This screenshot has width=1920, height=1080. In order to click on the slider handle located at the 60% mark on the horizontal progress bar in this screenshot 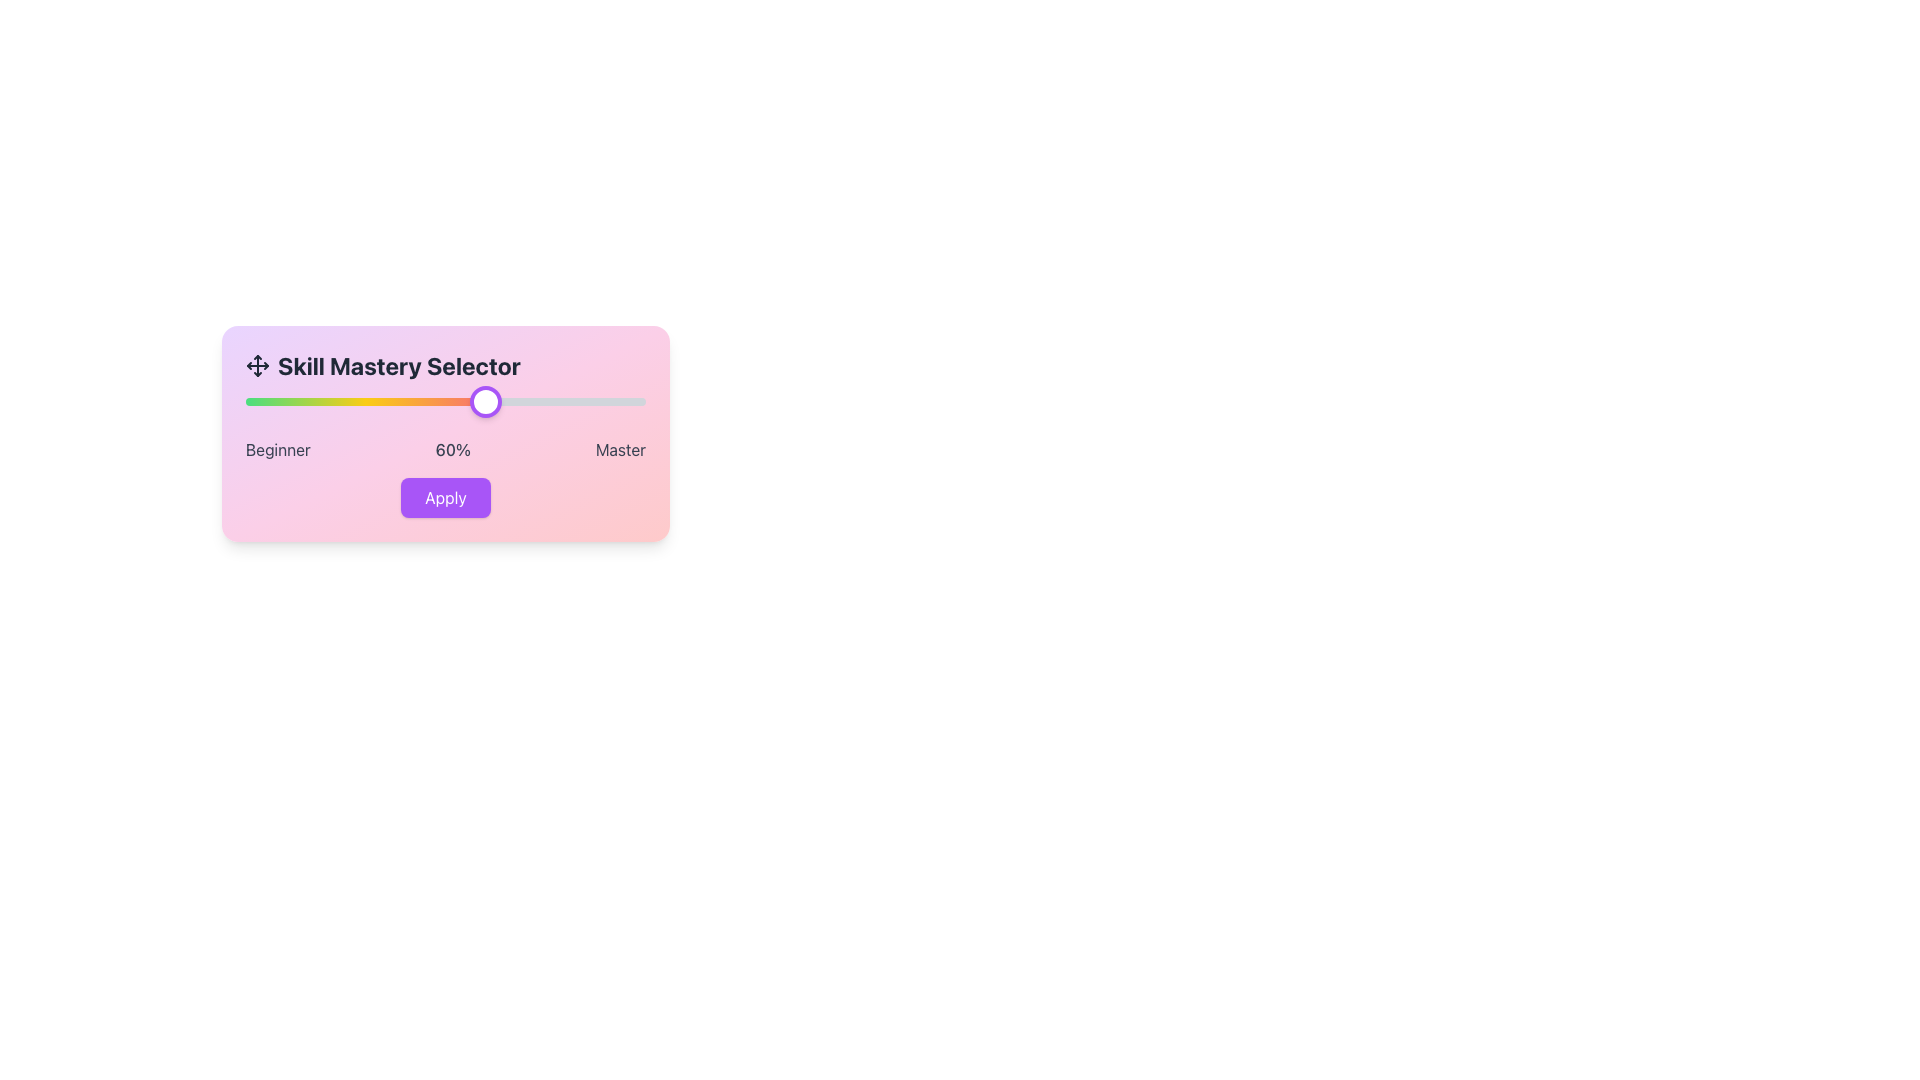, I will do `click(485, 401)`.